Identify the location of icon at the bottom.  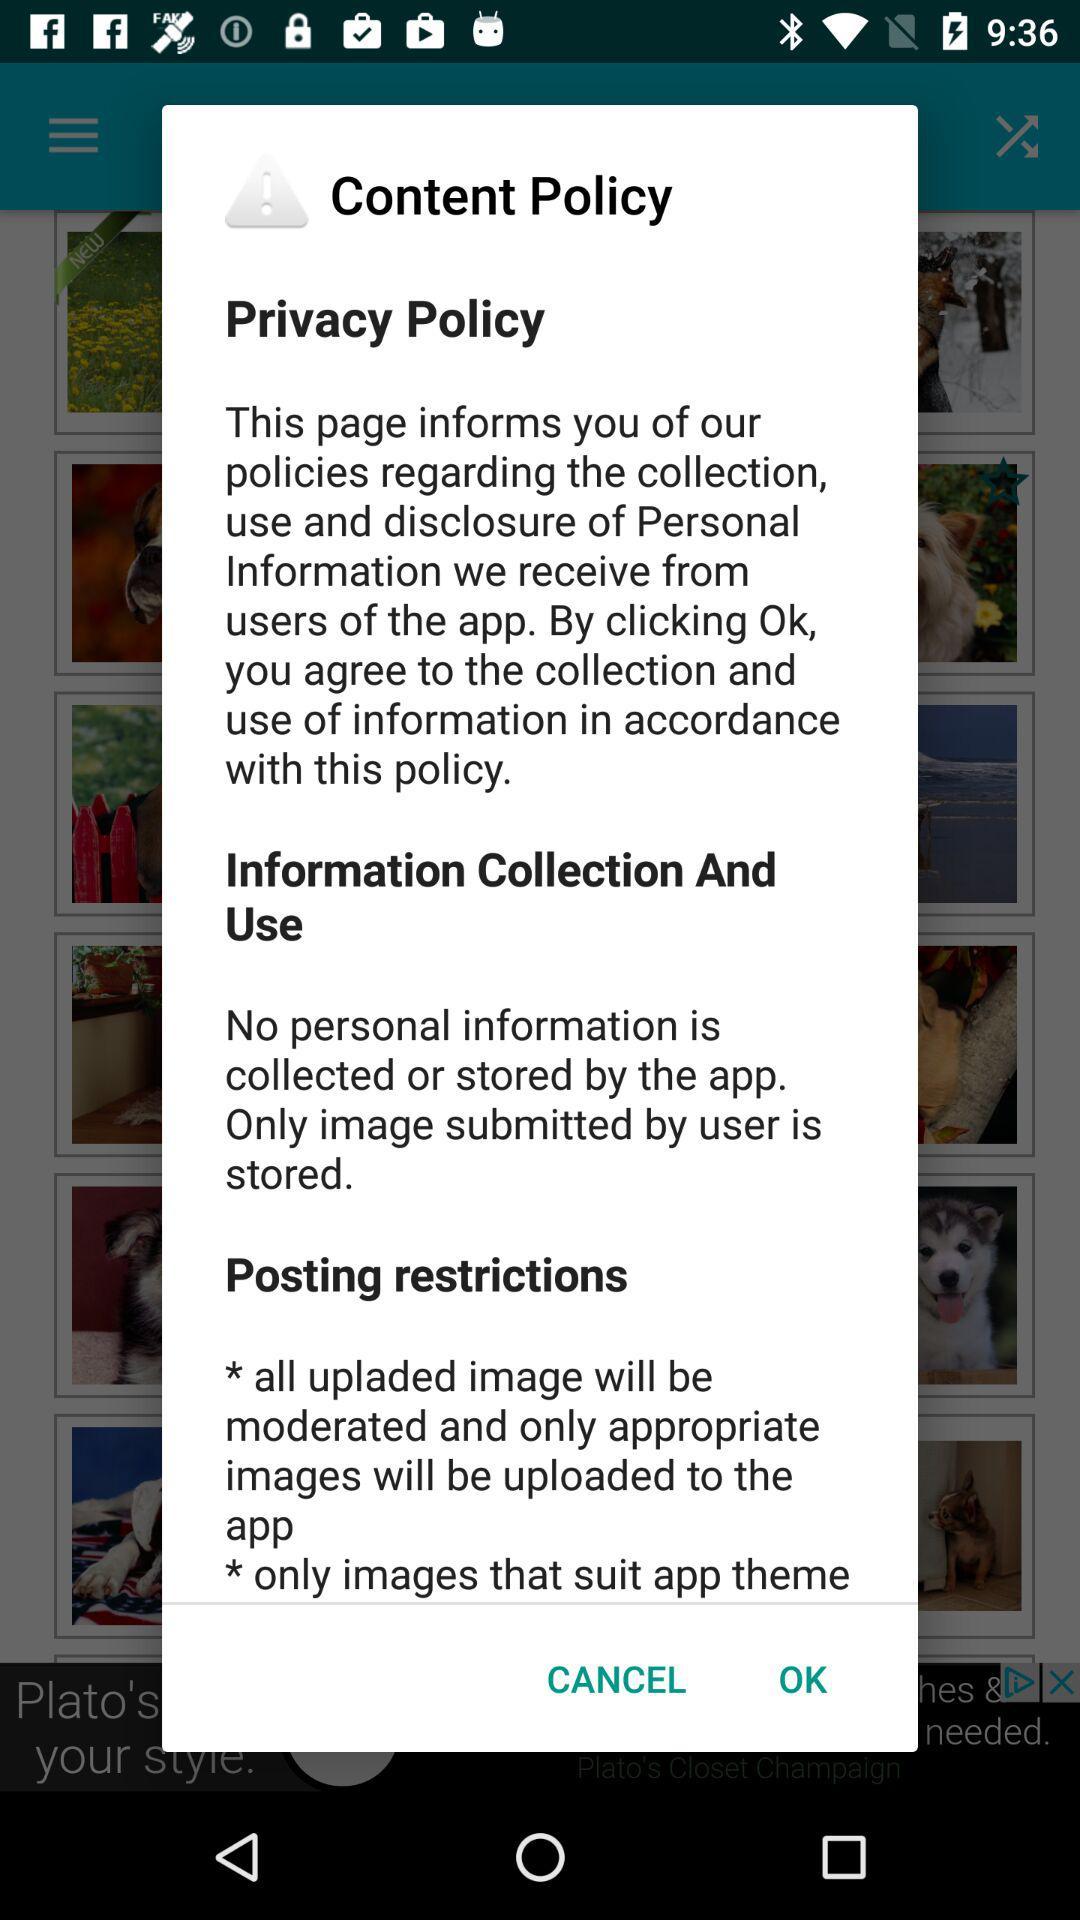
(615, 1678).